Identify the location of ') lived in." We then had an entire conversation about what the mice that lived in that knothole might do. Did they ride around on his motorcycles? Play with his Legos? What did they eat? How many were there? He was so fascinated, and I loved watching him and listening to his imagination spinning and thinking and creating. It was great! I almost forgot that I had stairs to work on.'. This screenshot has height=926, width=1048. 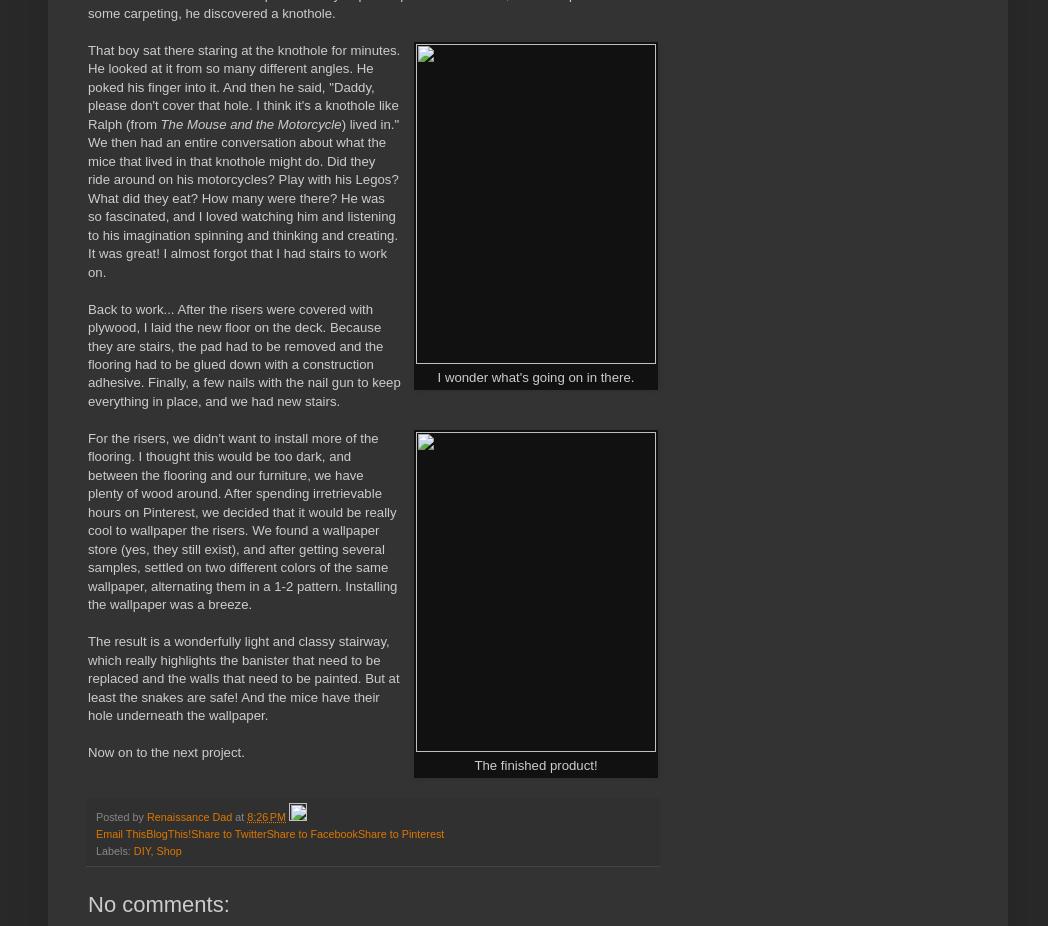
(243, 196).